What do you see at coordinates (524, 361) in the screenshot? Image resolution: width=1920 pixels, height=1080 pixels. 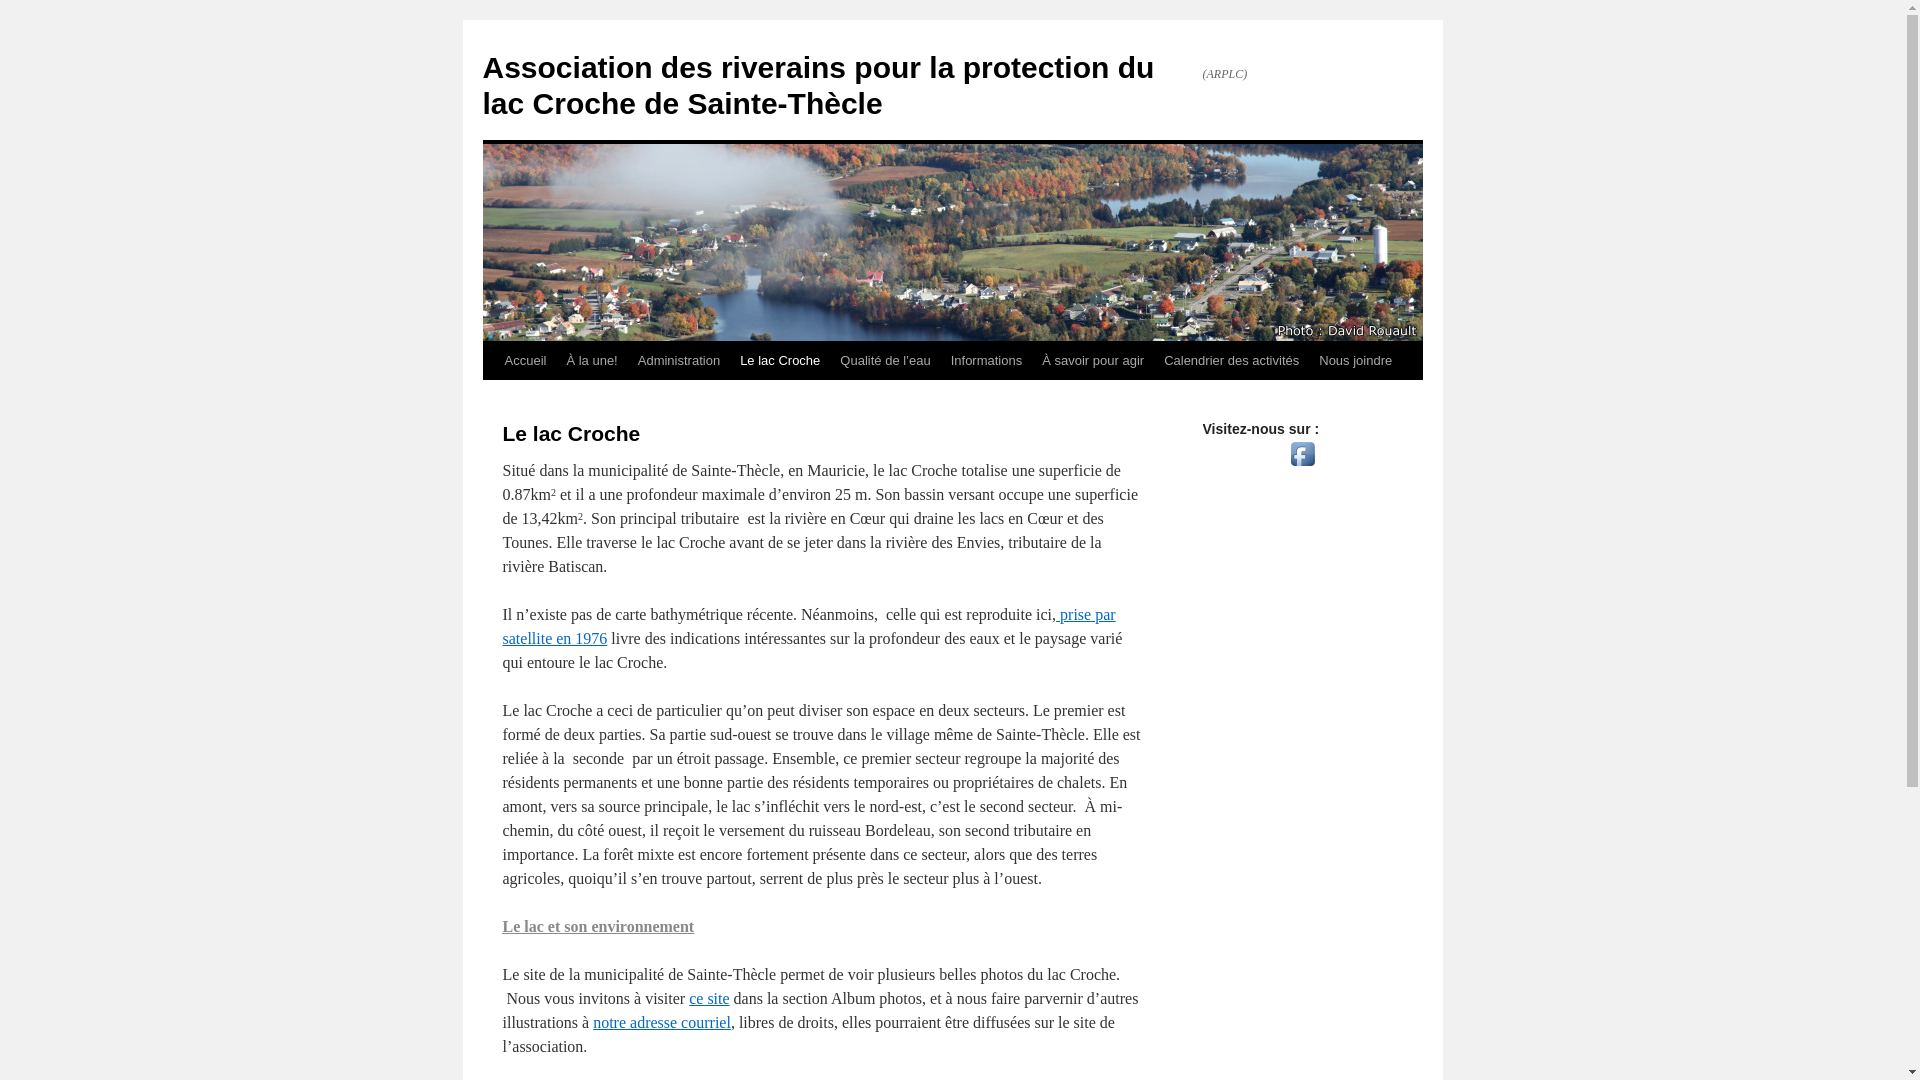 I see `'Accueil'` at bounding box center [524, 361].